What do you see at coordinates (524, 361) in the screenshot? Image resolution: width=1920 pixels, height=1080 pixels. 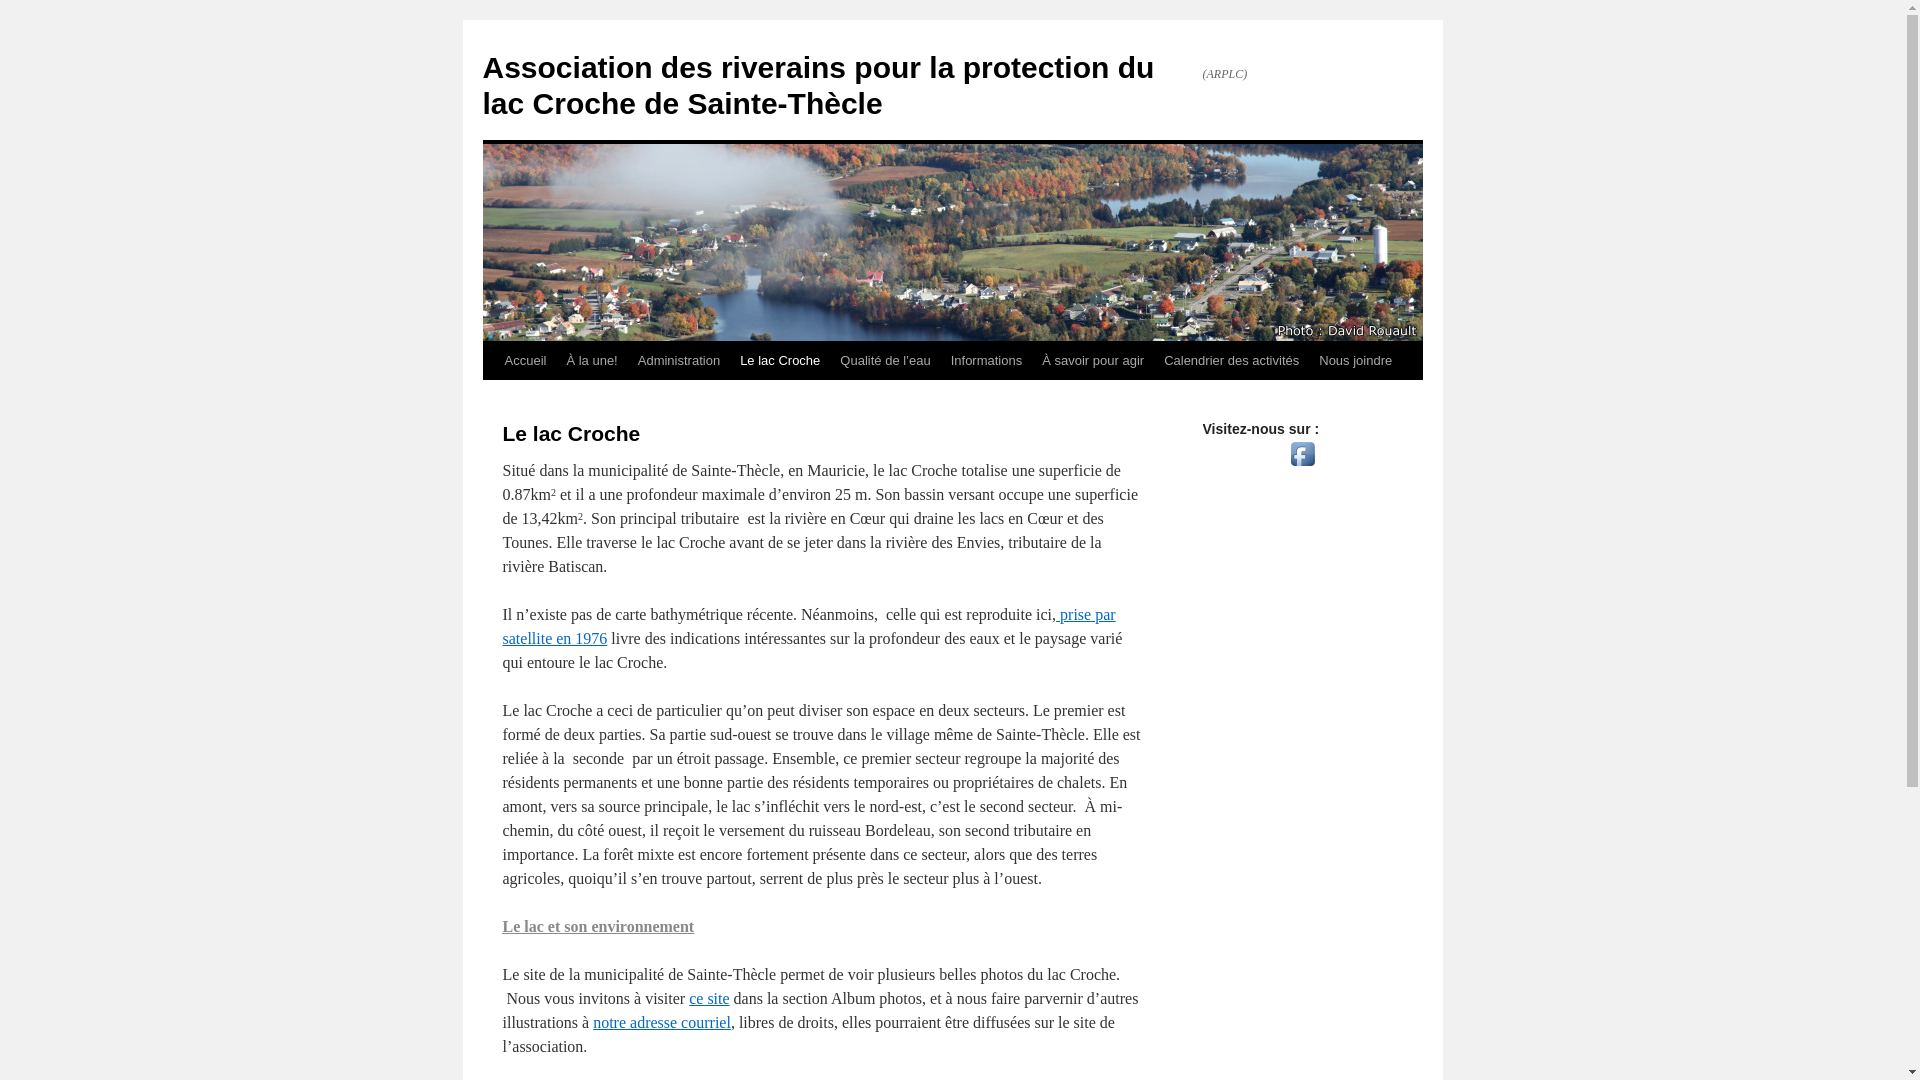 I see `'Accueil'` at bounding box center [524, 361].